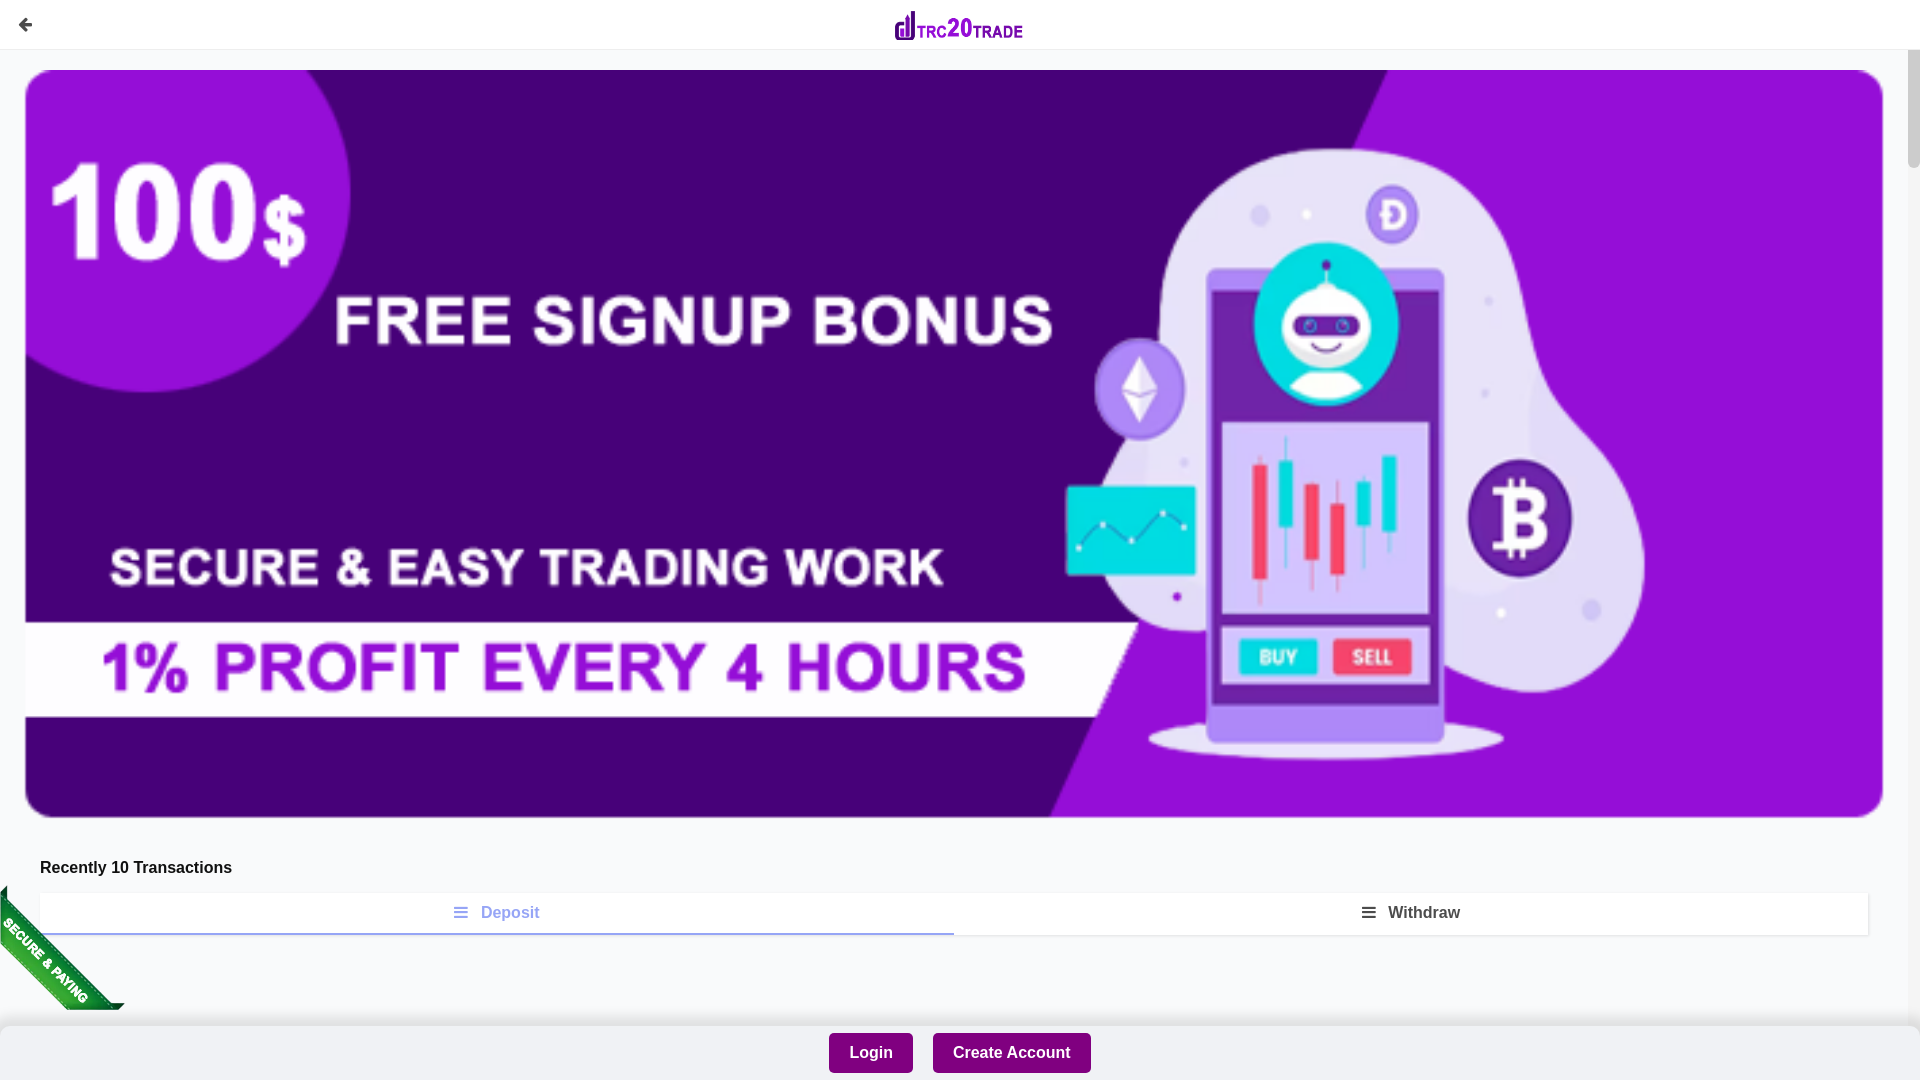  What do you see at coordinates (1012, 1052) in the screenshot?
I see `'Create Account'` at bounding box center [1012, 1052].